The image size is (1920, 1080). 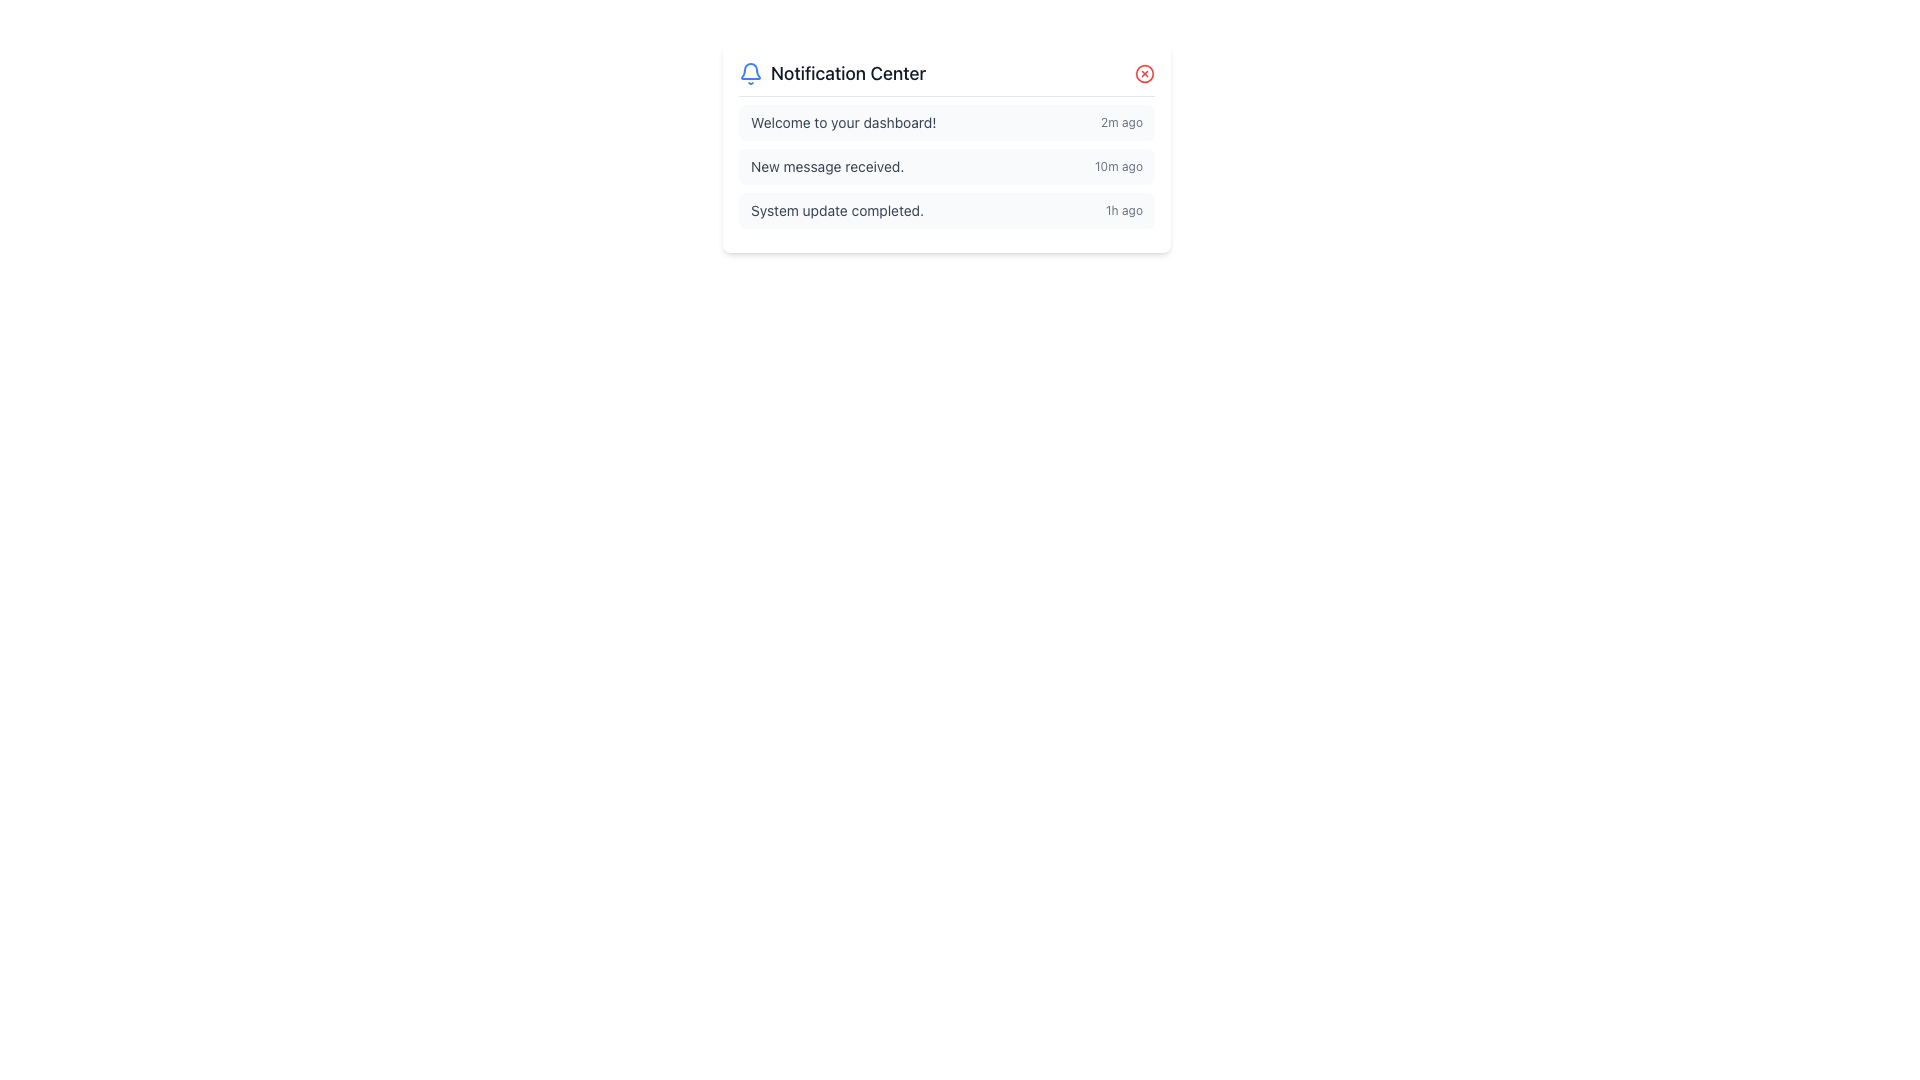 What do you see at coordinates (837, 211) in the screenshot?
I see `the text label displaying 'System update completed.' in the third notification box under the 'Notification Center'` at bounding box center [837, 211].